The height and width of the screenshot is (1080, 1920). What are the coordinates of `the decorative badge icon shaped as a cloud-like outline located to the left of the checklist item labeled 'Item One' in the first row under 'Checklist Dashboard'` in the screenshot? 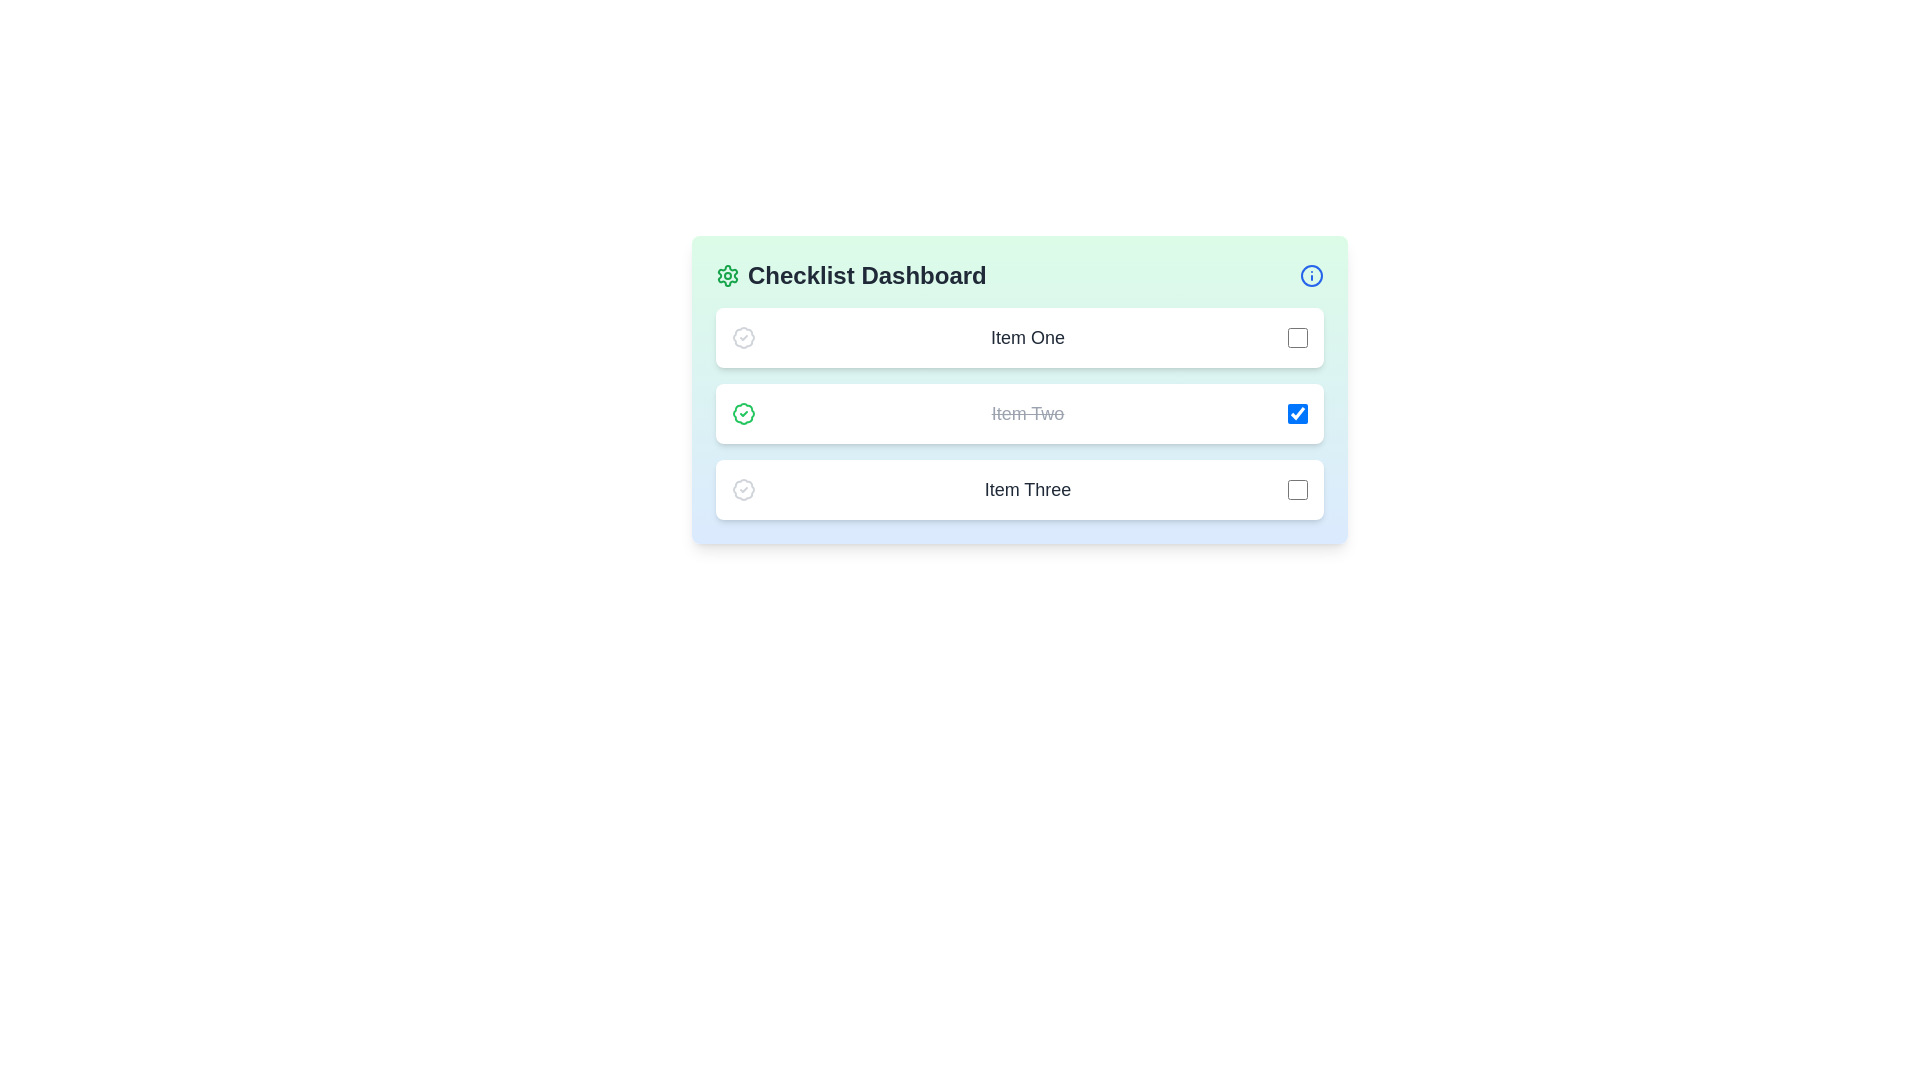 It's located at (743, 337).